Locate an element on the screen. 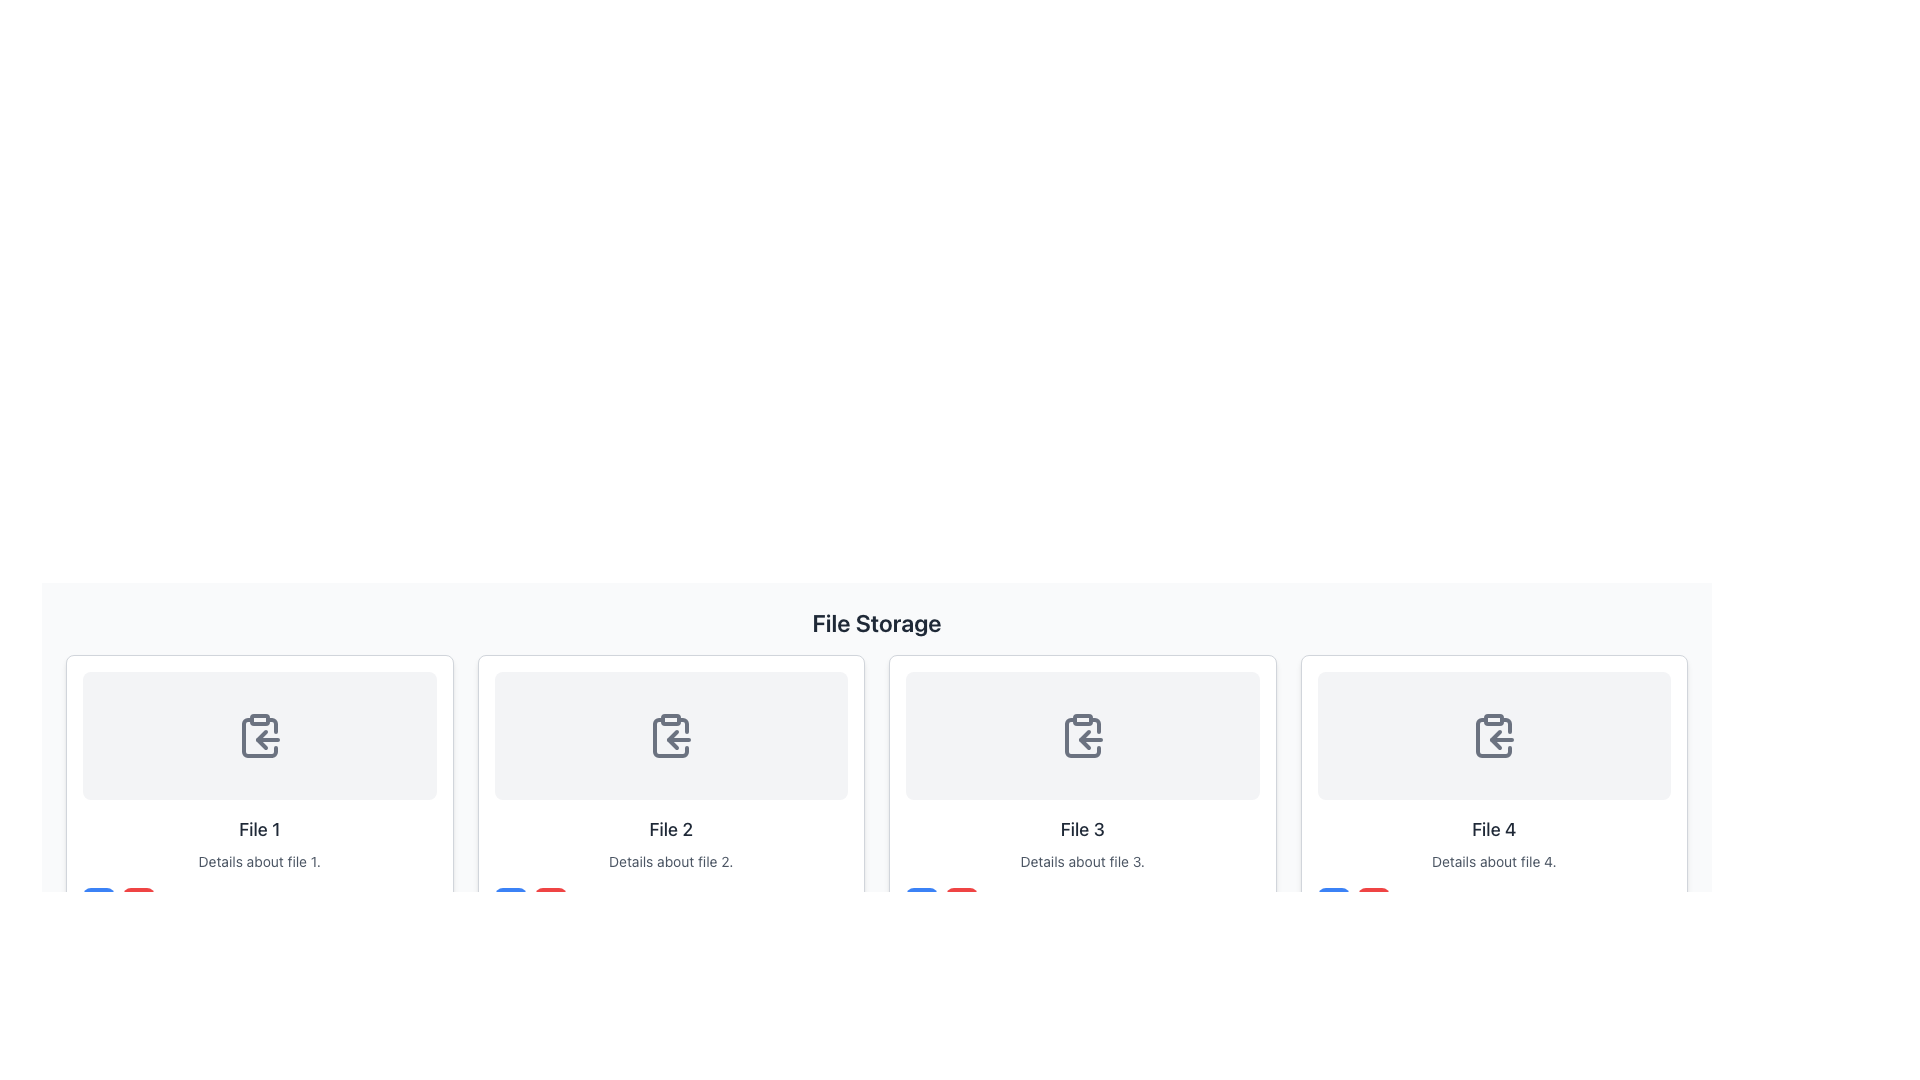 The image size is (1920, 1080). the clipboard icon located in the second column of a grid layout, above the label 'File 2' is located at coordinates (671, 736).